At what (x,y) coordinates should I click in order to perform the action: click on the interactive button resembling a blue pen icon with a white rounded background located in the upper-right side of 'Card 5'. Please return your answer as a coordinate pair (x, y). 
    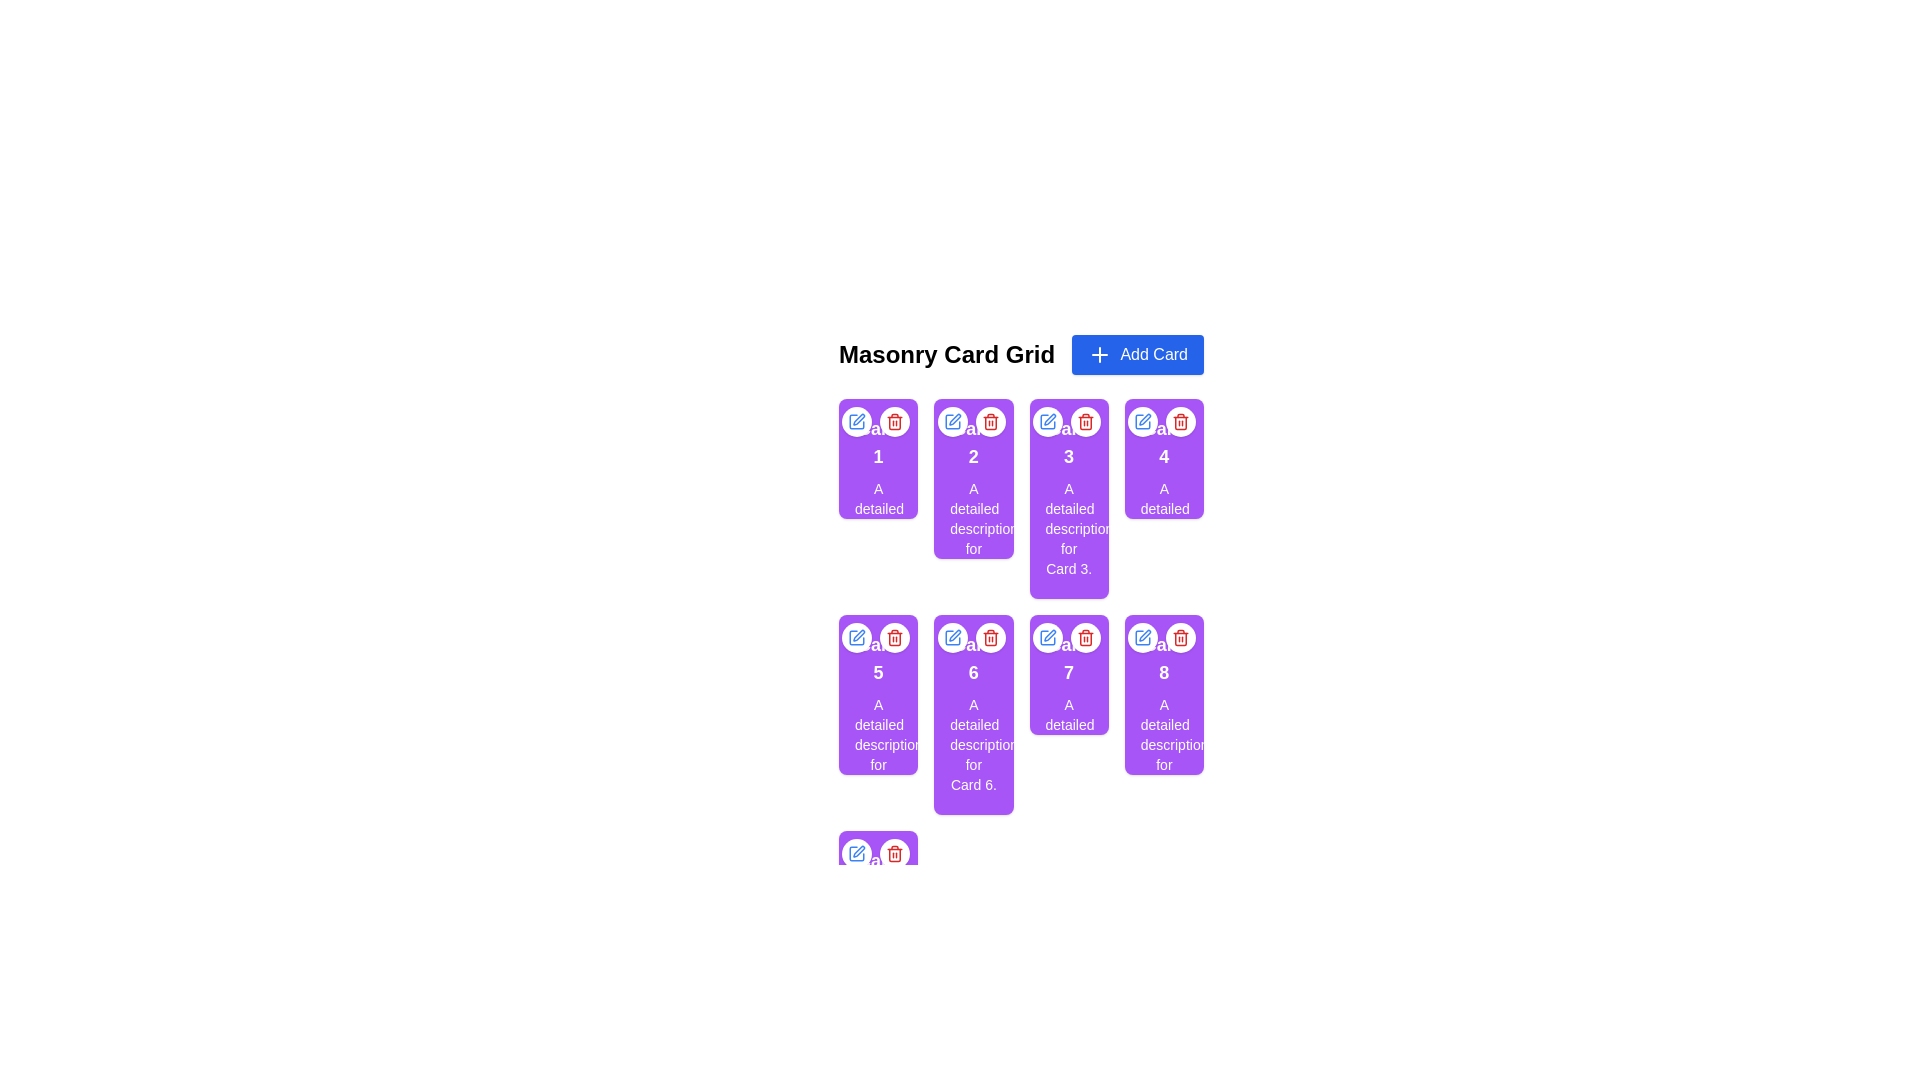
    Looking at the image, I should click on (876, 637).